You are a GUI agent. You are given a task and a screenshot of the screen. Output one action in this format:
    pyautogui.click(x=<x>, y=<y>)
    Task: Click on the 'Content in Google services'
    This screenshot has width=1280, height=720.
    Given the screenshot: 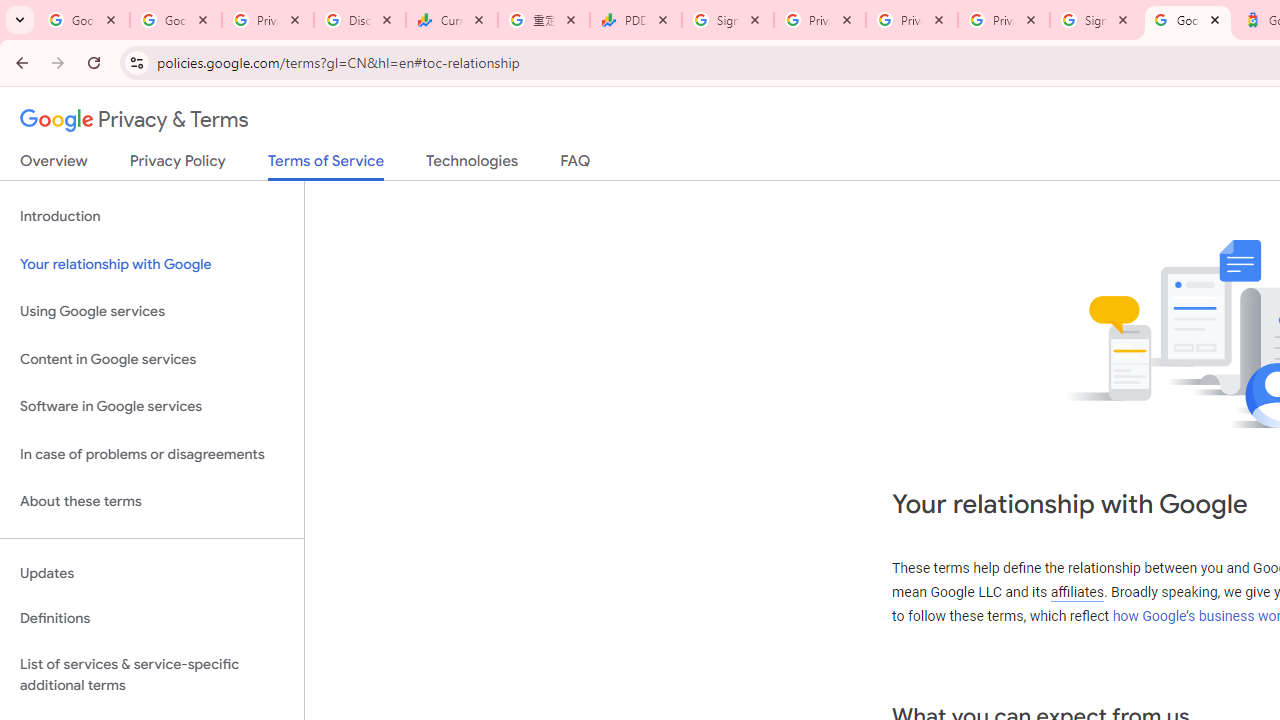 What is the action you would take?
    pyautogui.click(x=151, y=358)
    